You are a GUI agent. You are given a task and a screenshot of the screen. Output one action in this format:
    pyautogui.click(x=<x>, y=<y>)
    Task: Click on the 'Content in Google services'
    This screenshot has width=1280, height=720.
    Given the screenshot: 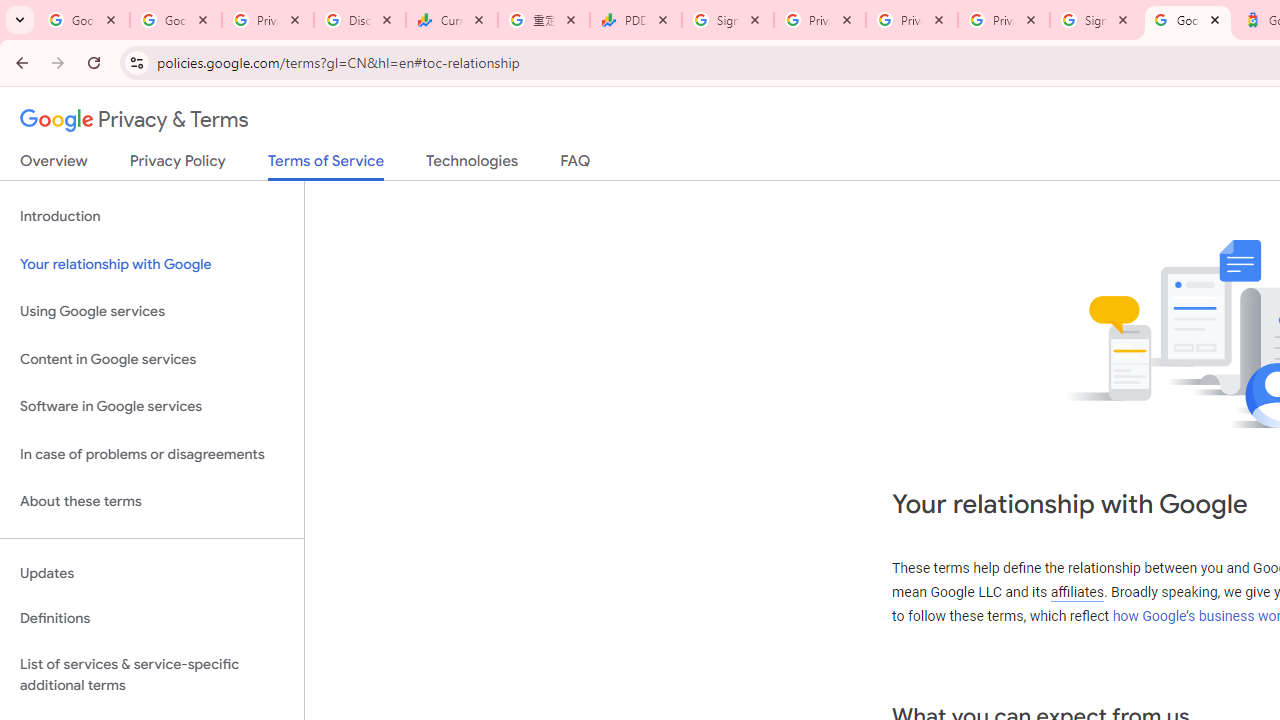 What is the action you would take?
    pyautogui.click(x=151, y=358)
    